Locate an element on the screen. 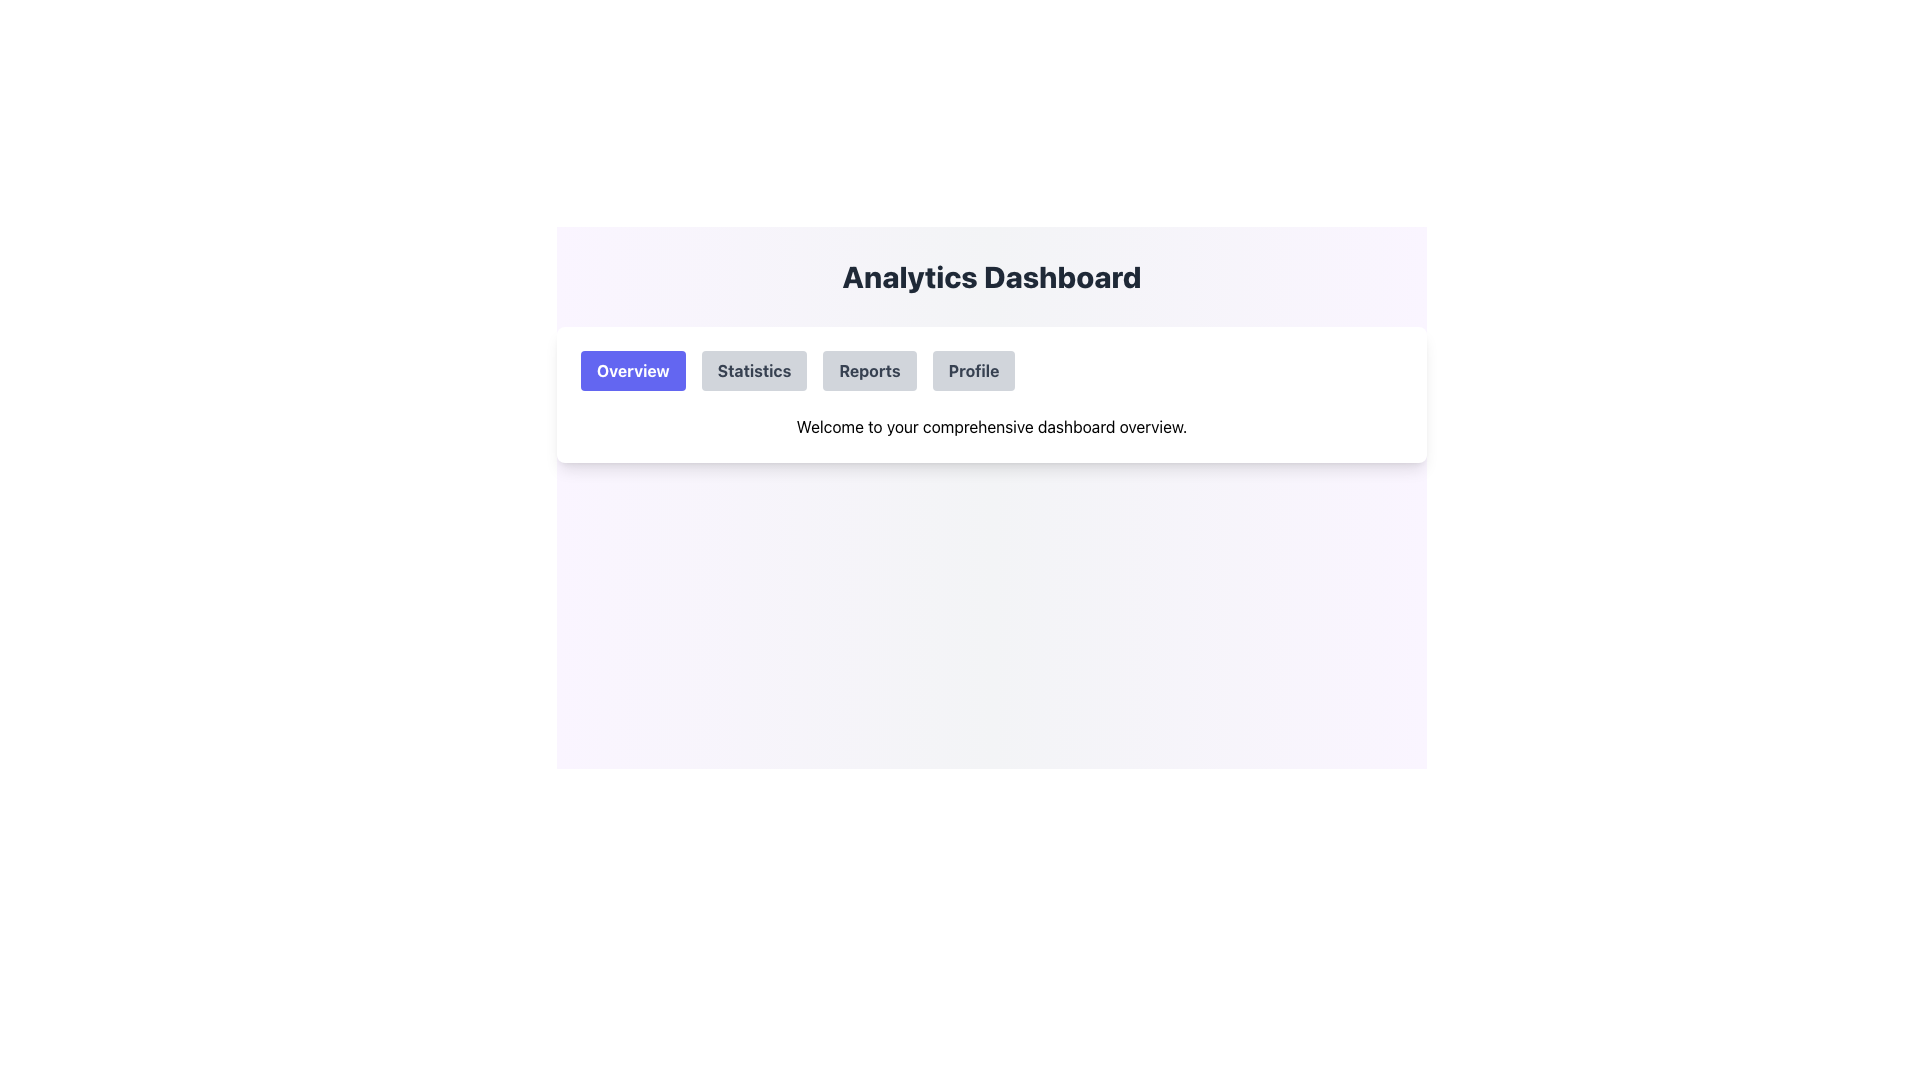 Image resolution: width=1920 pixels, height=1080 pixels. the 'Statistics', 'Reports', or 'Profile' tabs in the navigation bar of the composite UI component located under the 'Analytics Dashboard' header is located at coordinates (992, 394).